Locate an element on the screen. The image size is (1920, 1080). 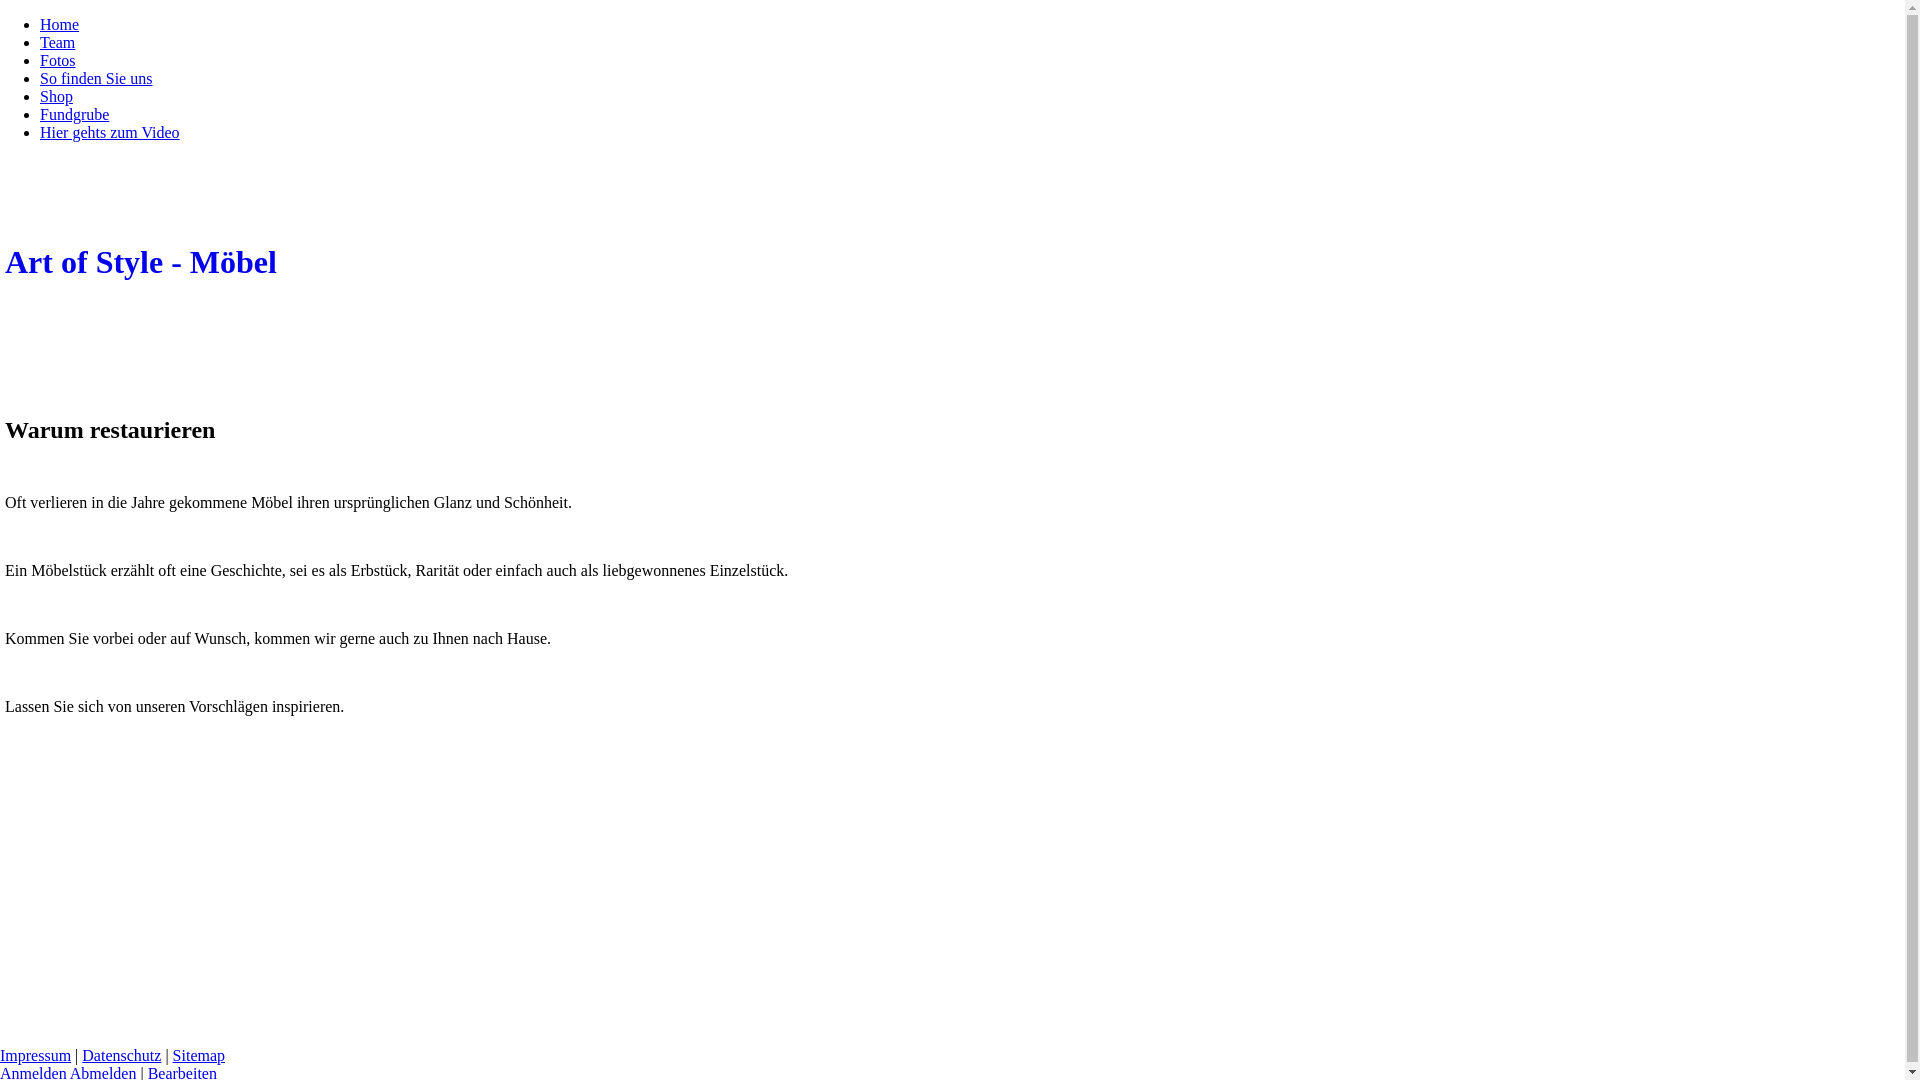
'Team' is located at coordinates (57, 42).